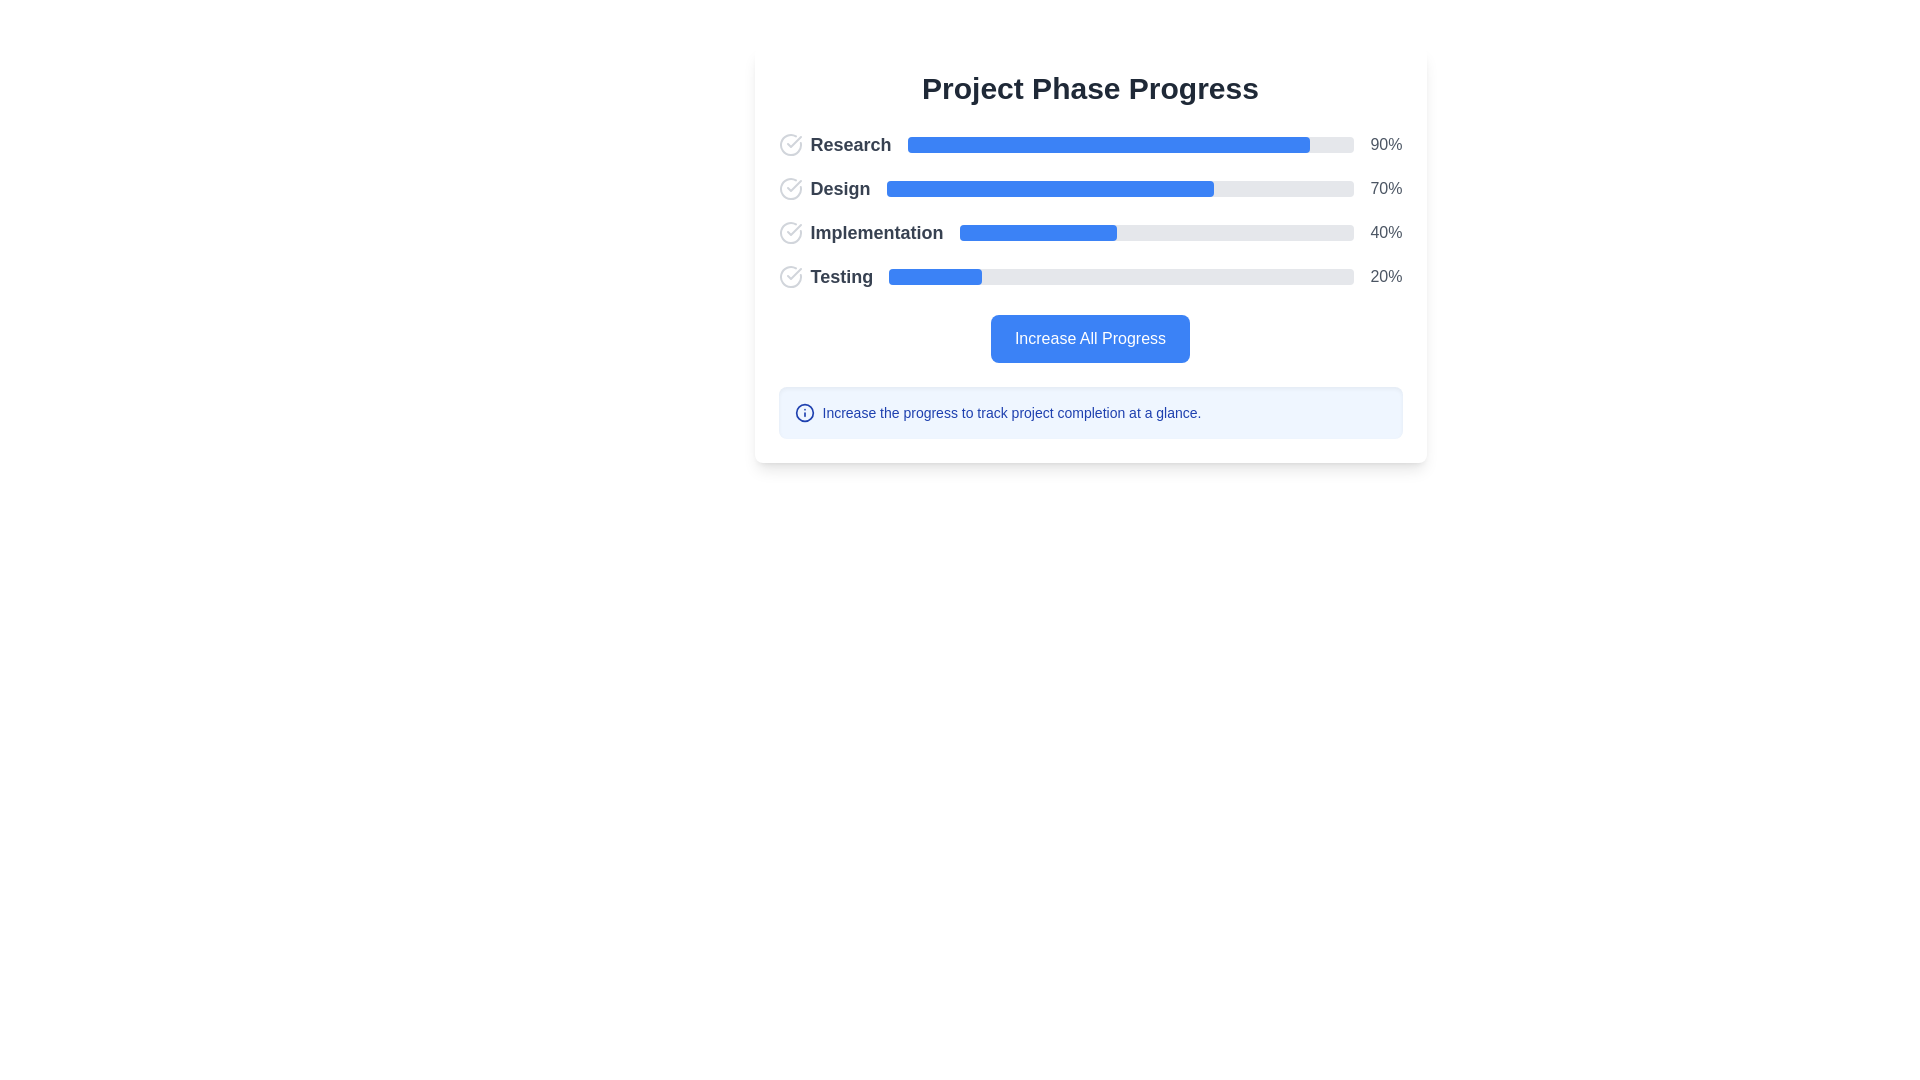  Describe the element at coordinates (1089, 253) in the screenshot. I see `the progress of the project stages in the 'Project Phase Progress' tracker by clicking on its central area` at that location.